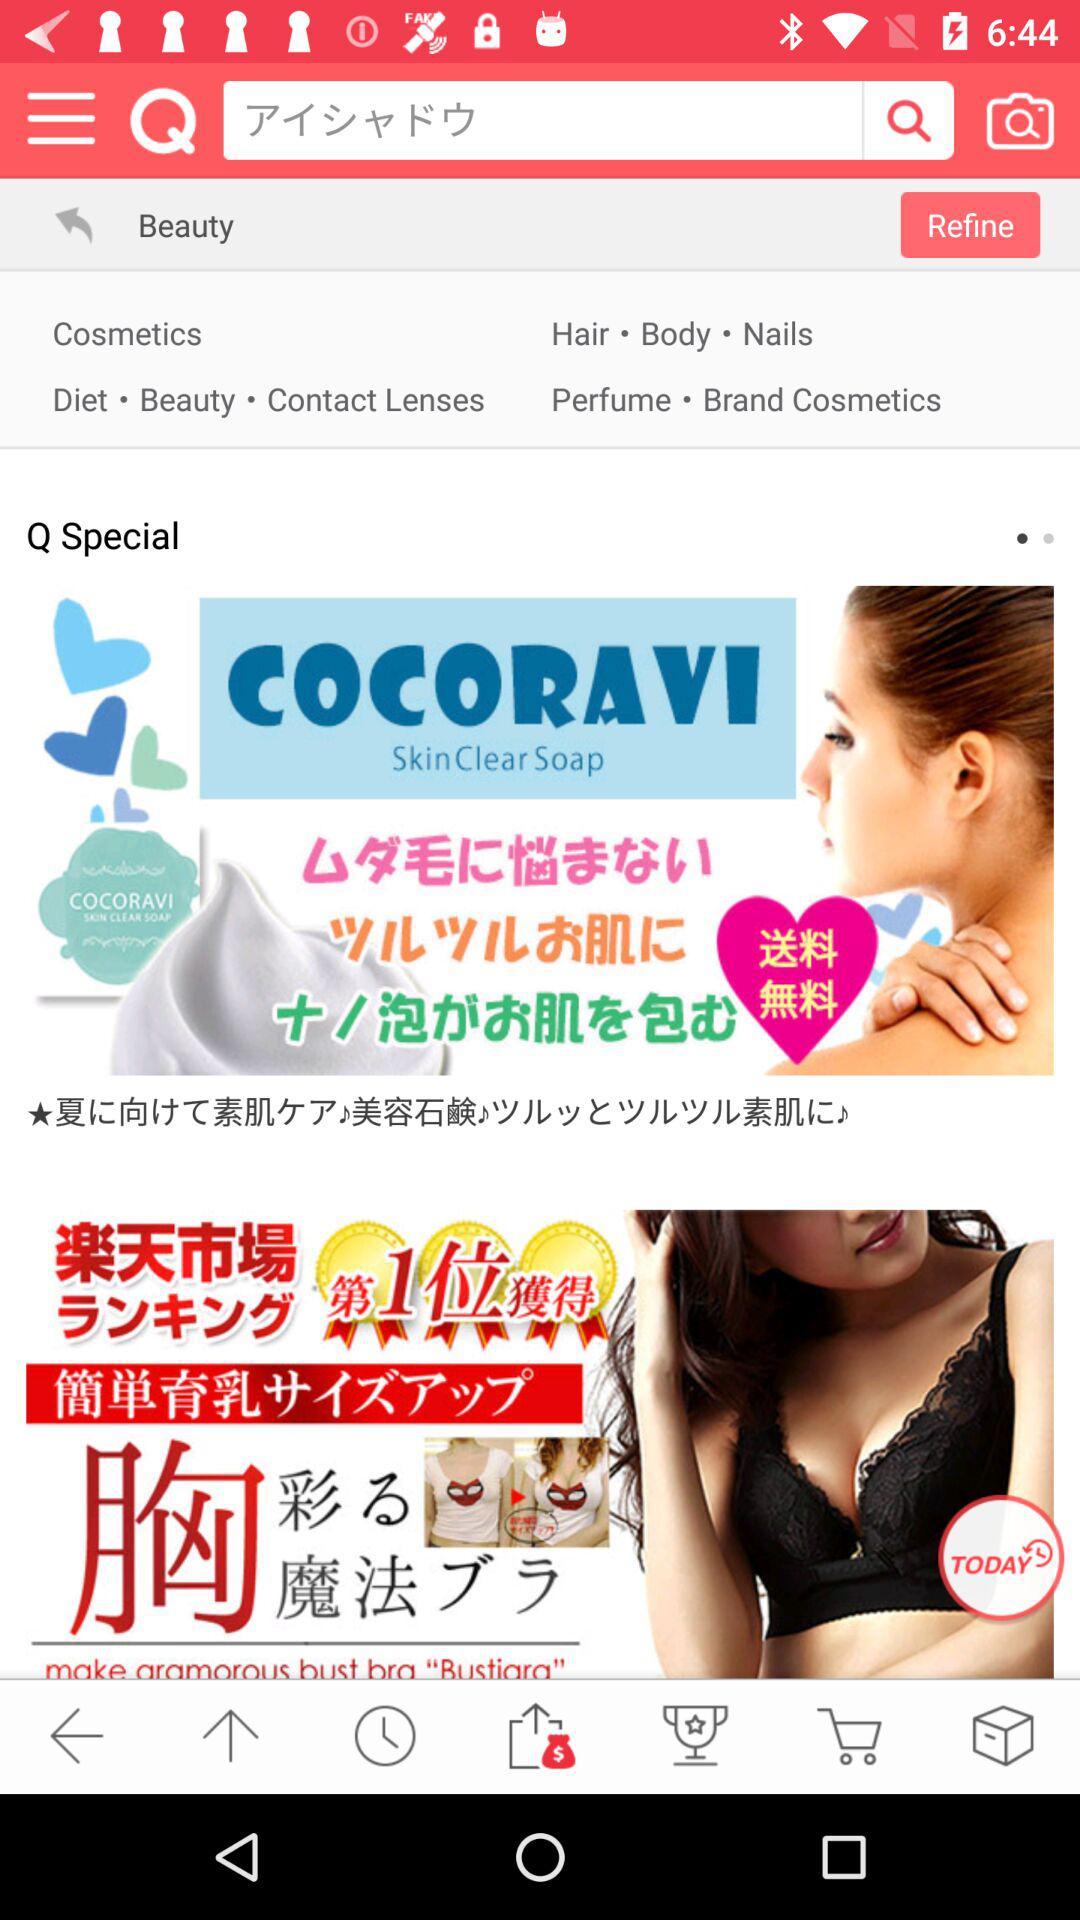 This screenshot has height=1920, width=1080. Describe the element at coordinates (1019, 119) in the screenshot. I see `to search via a picture` at that location.